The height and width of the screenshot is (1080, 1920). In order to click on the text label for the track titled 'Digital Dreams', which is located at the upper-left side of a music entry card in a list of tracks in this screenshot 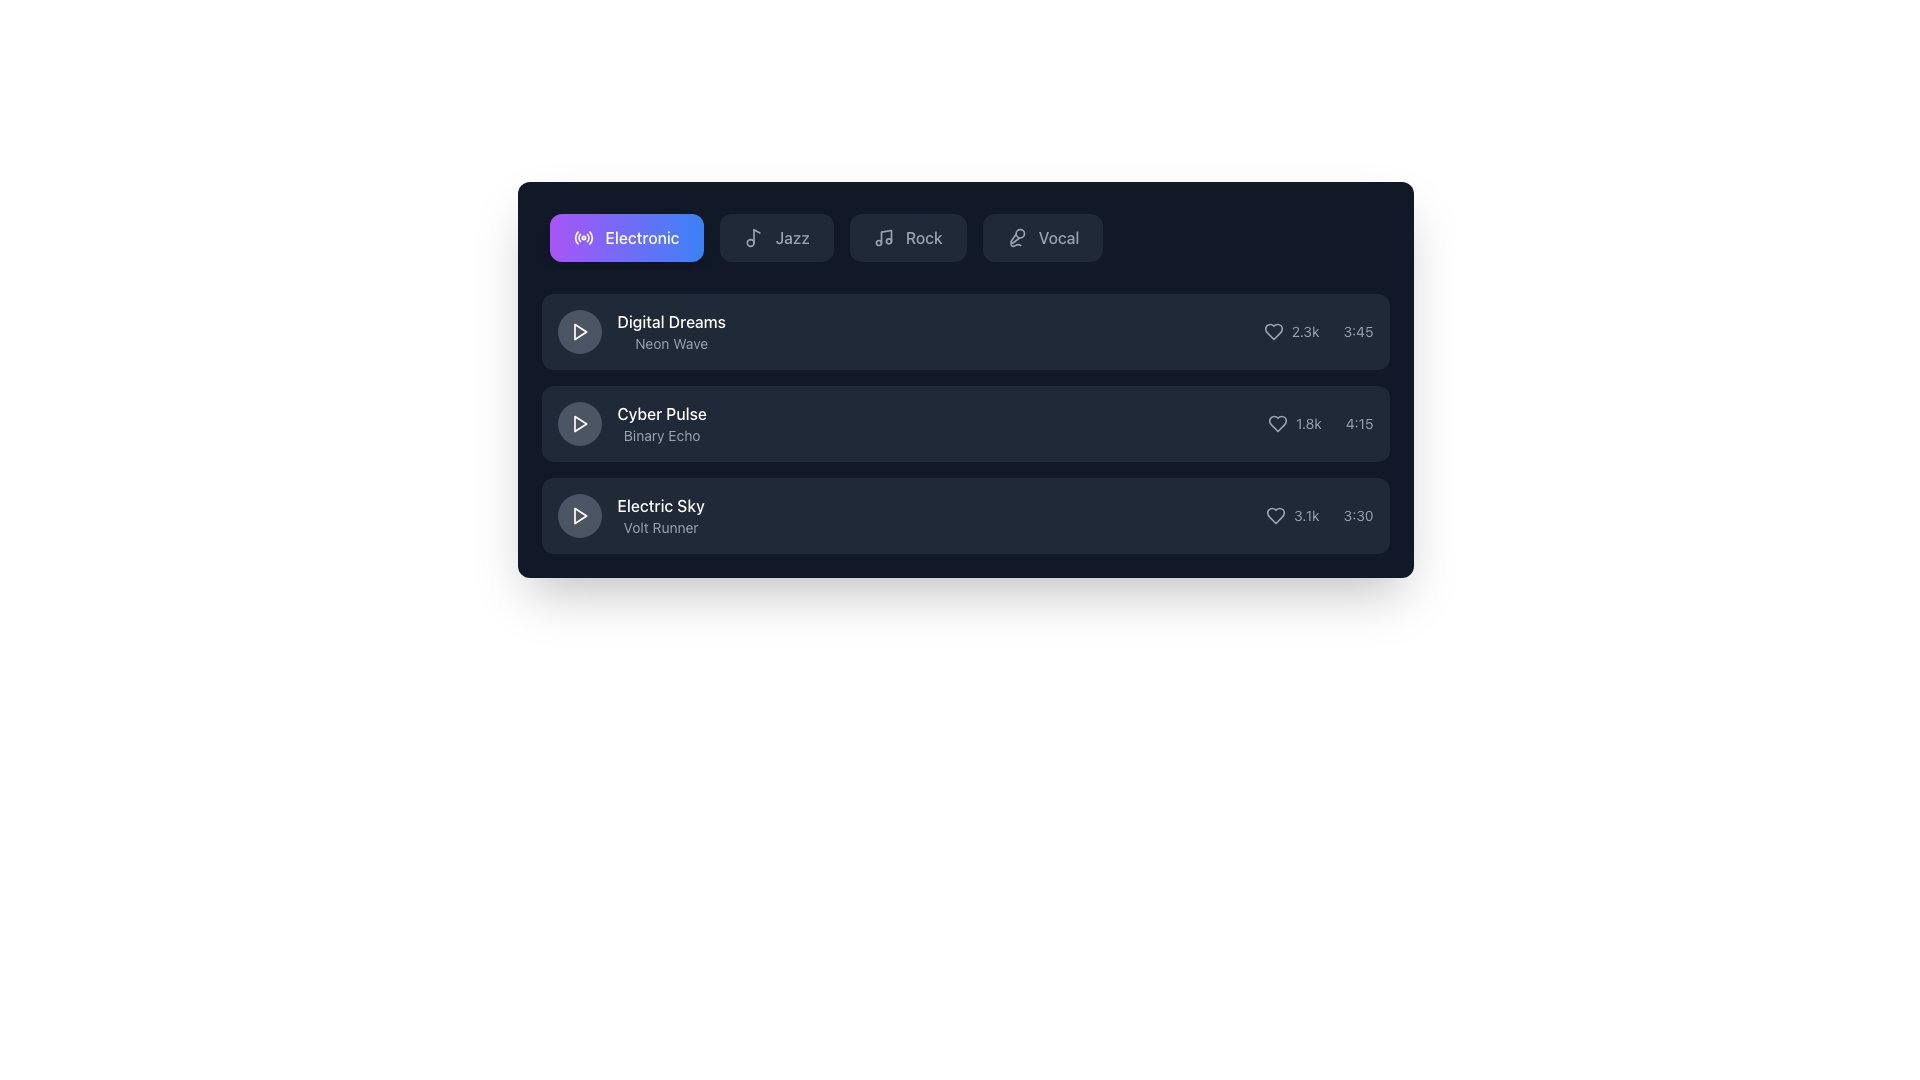, I will do `click(671, 320)`.